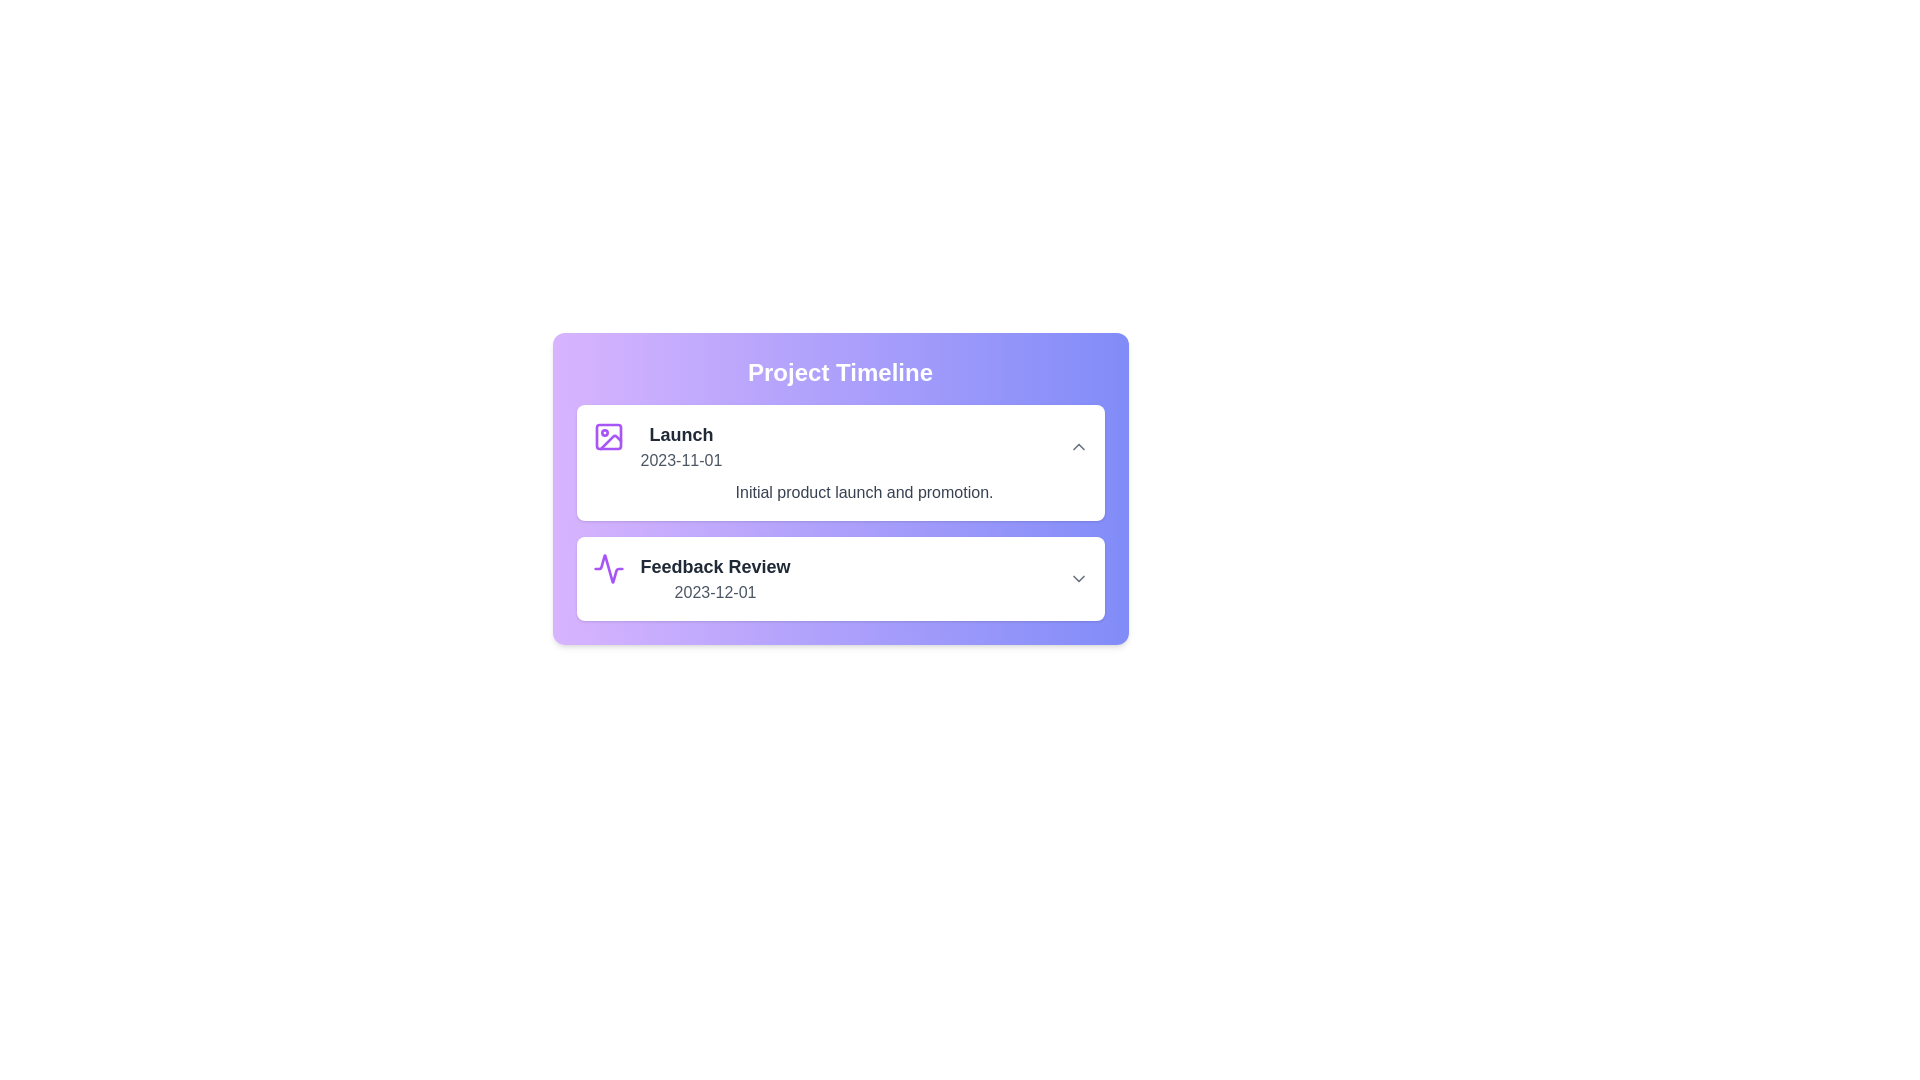  I want to click on date displayed in the gray-colored text label below the title 'Feedback Review' in the 'Project Timeline' interface, so click(715, 592).